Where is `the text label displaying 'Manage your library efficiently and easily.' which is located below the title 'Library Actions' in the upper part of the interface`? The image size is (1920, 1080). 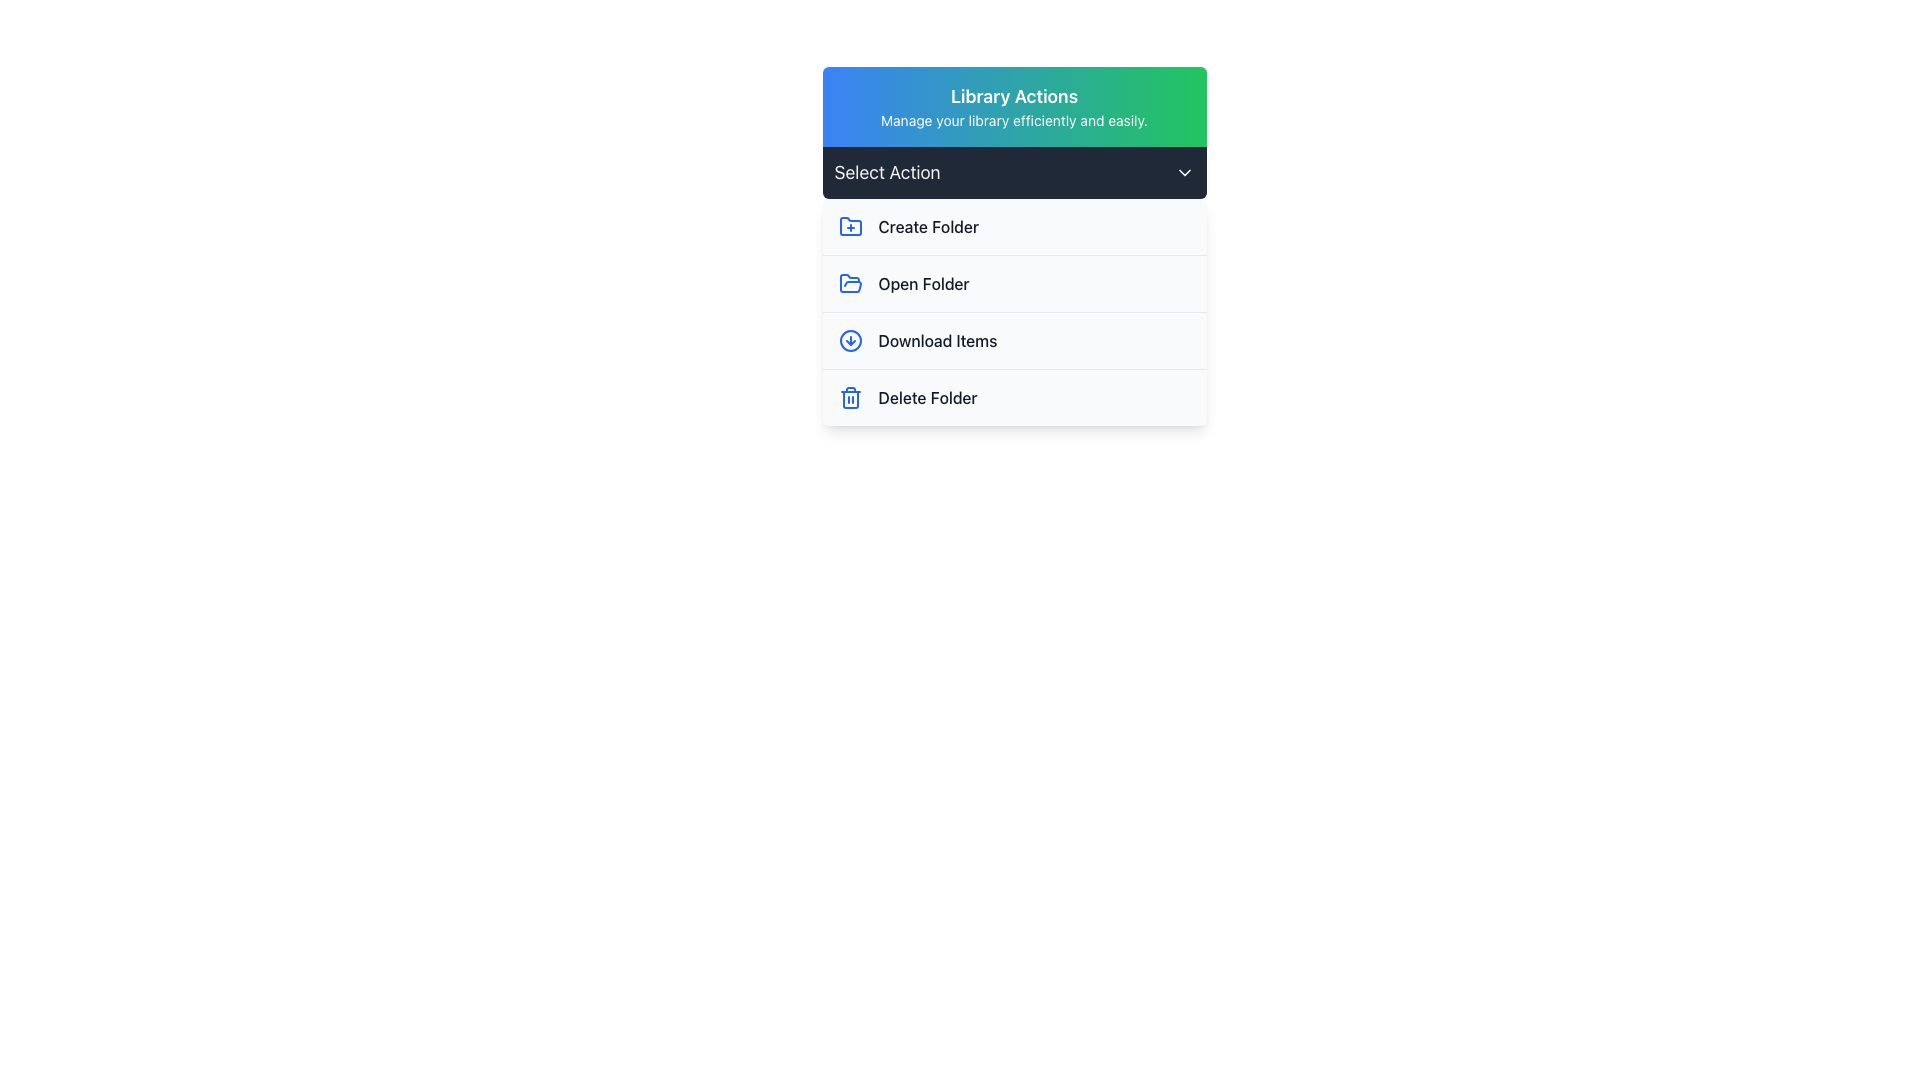 the text label displaying 'Manage your library efficiently and easily.' which is located below the title 'Library Actions' in the upper part of the interface is located at coordinates (1014, 120).